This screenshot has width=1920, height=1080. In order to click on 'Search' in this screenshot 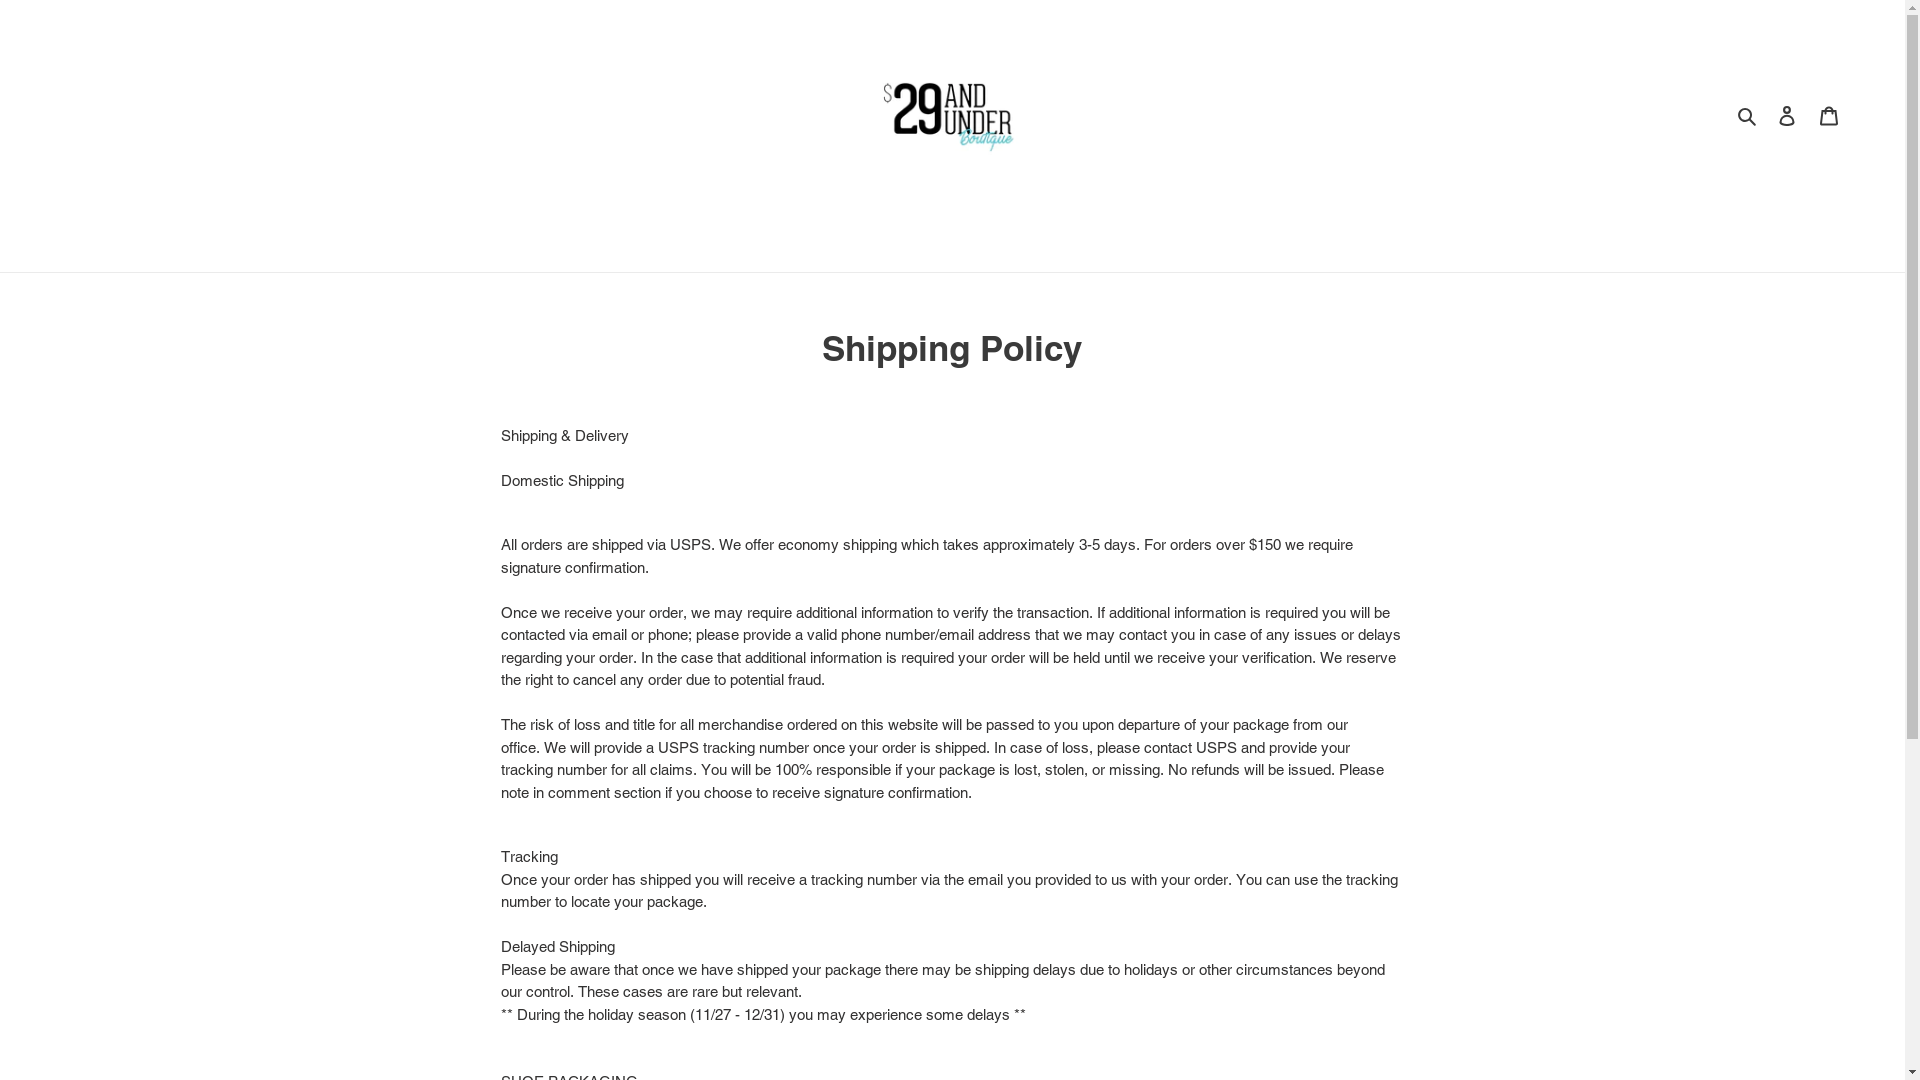, I will do `click(1747, 115)`.